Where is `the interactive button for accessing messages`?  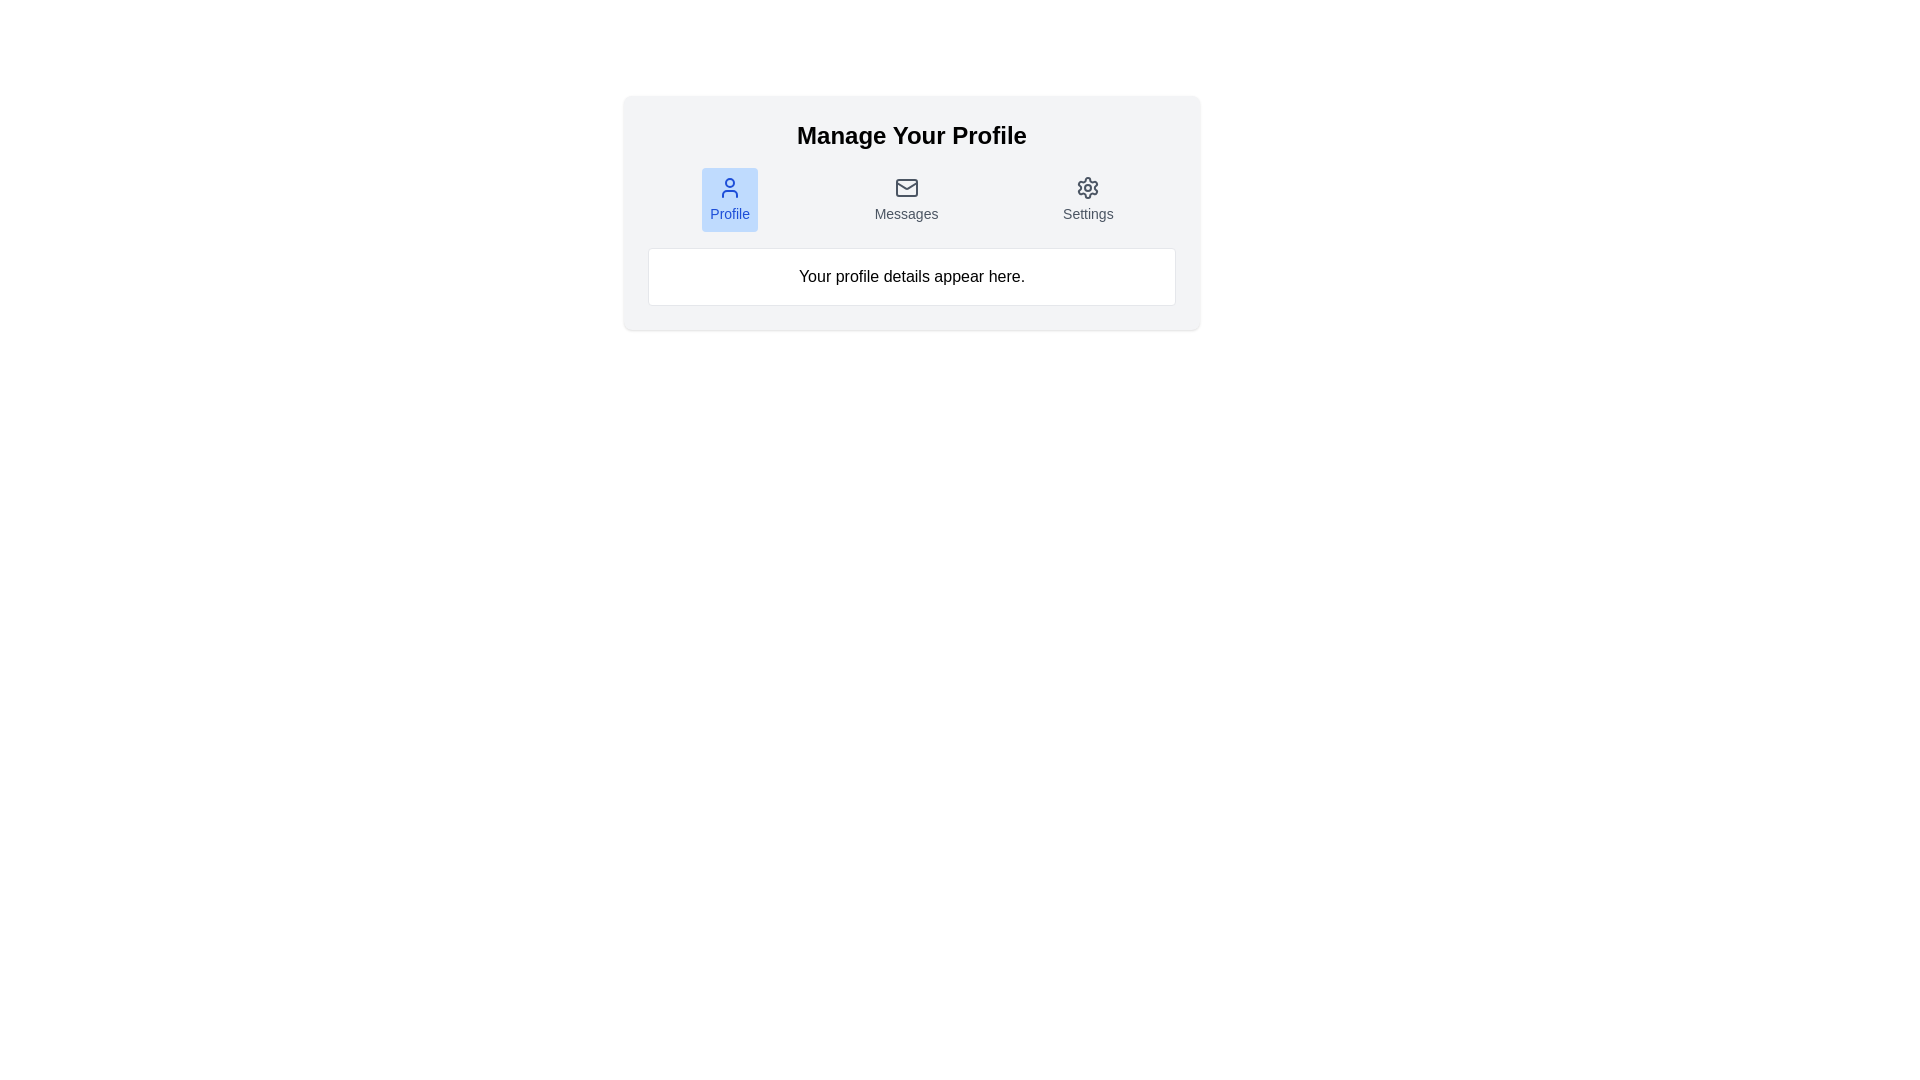 the interactive button for accessing messages is located at coordinates (911, 200).